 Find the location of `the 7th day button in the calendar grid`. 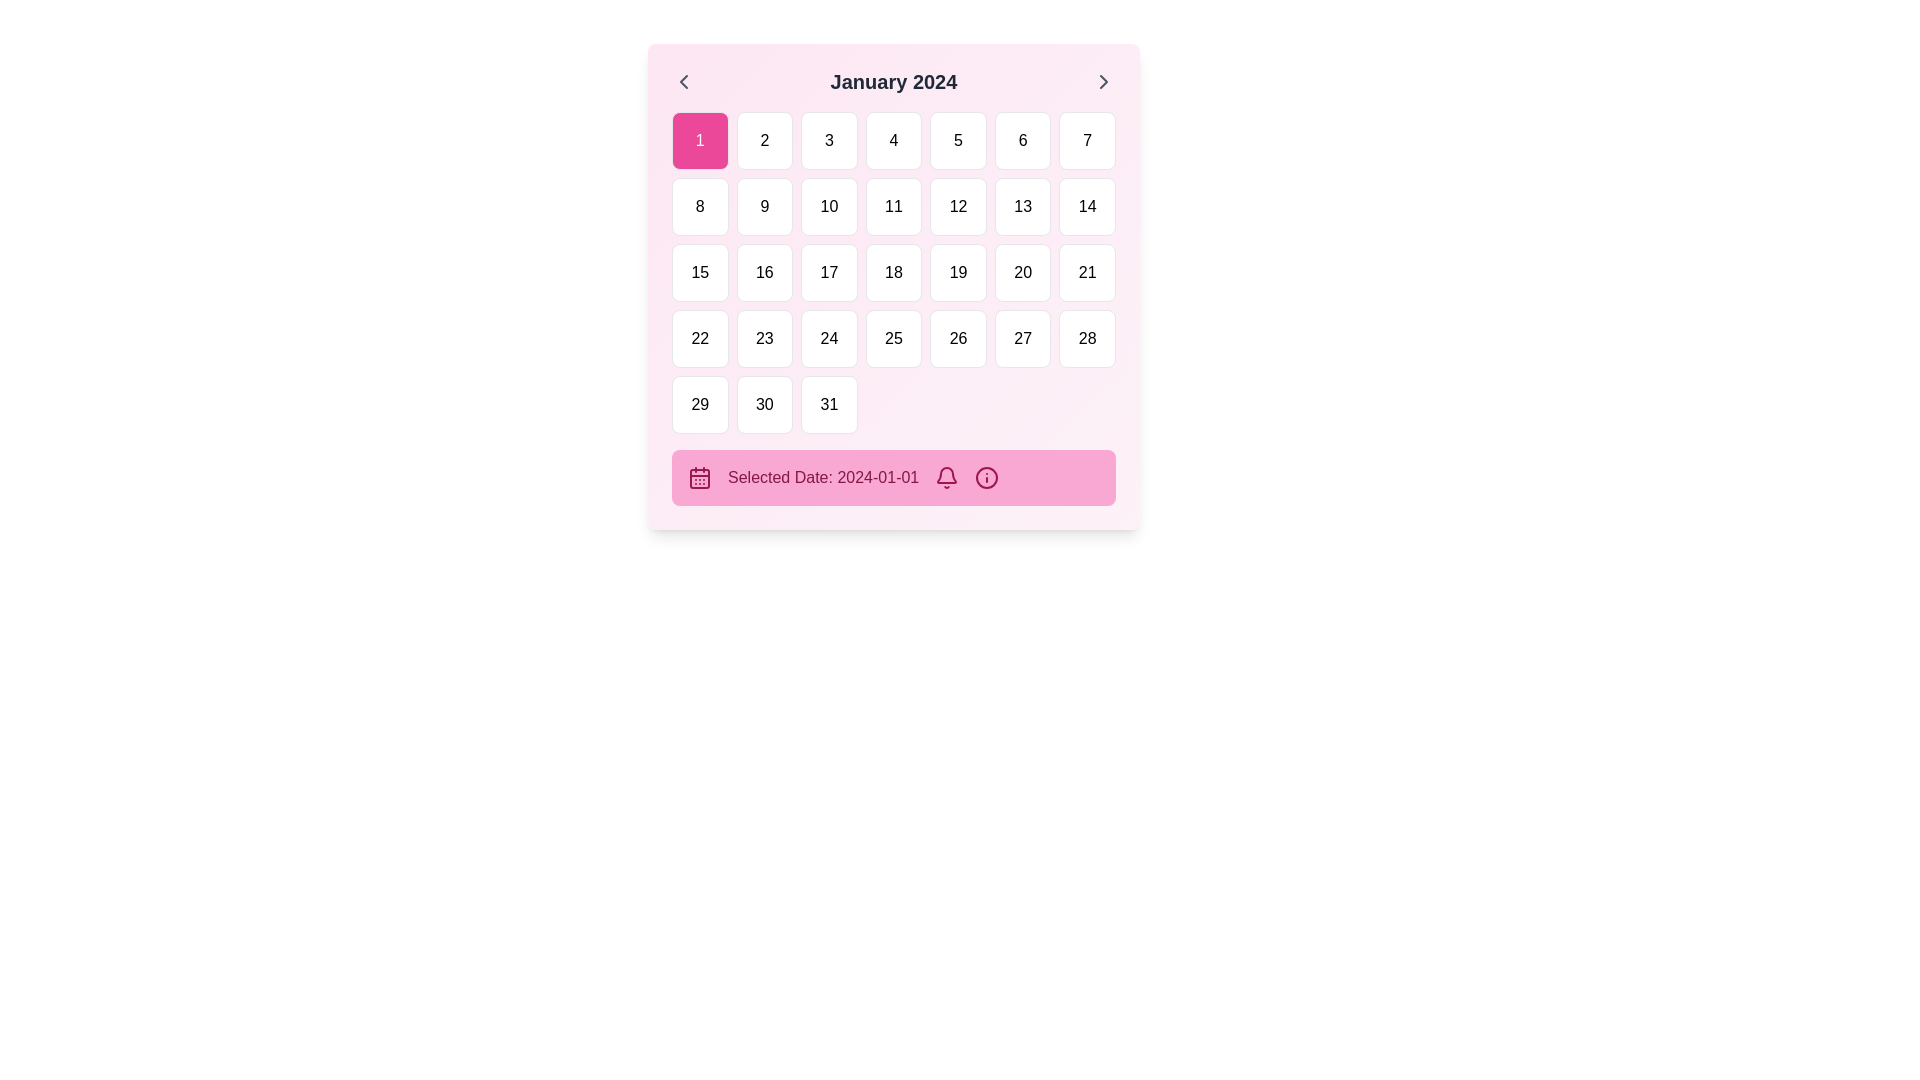

the 7th day button in the calendar grid is located at coordinates (1086, 140).